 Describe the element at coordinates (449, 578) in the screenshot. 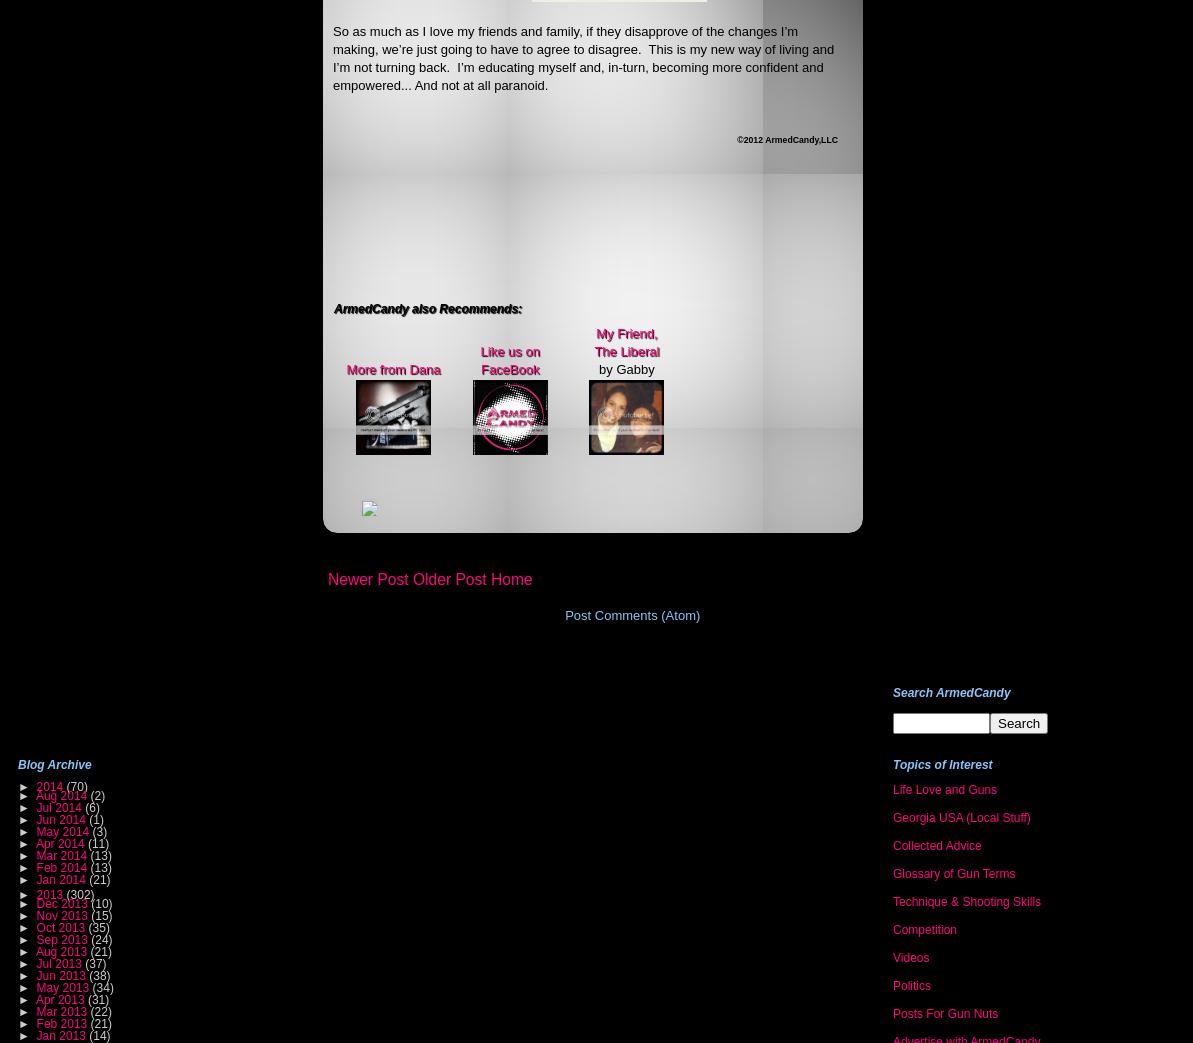

I see `'Older Post'` at that location.